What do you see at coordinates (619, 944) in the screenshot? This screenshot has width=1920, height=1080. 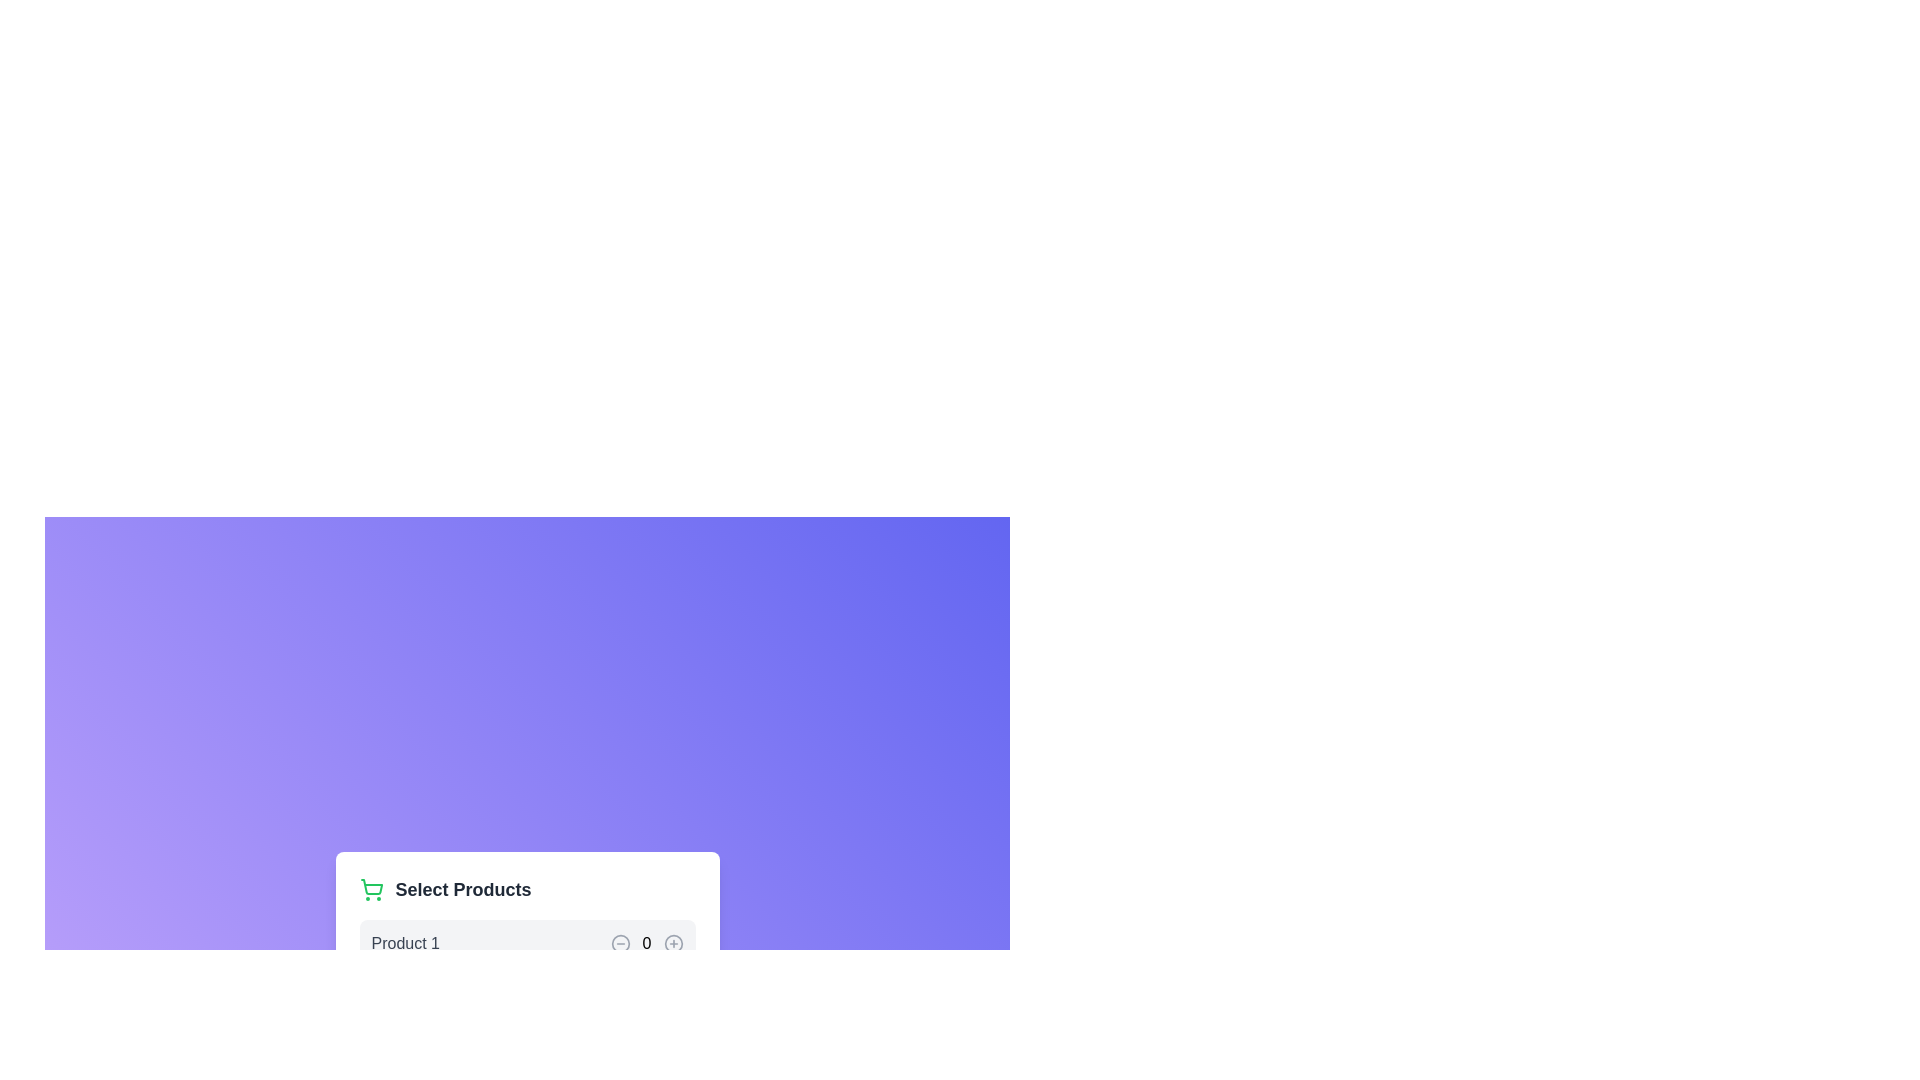 I see `the decrement icon button located to the left of the numeric indicator in the 'Product 1' row to decrease the quantity of the associated product` at bounding box center [619, 944].